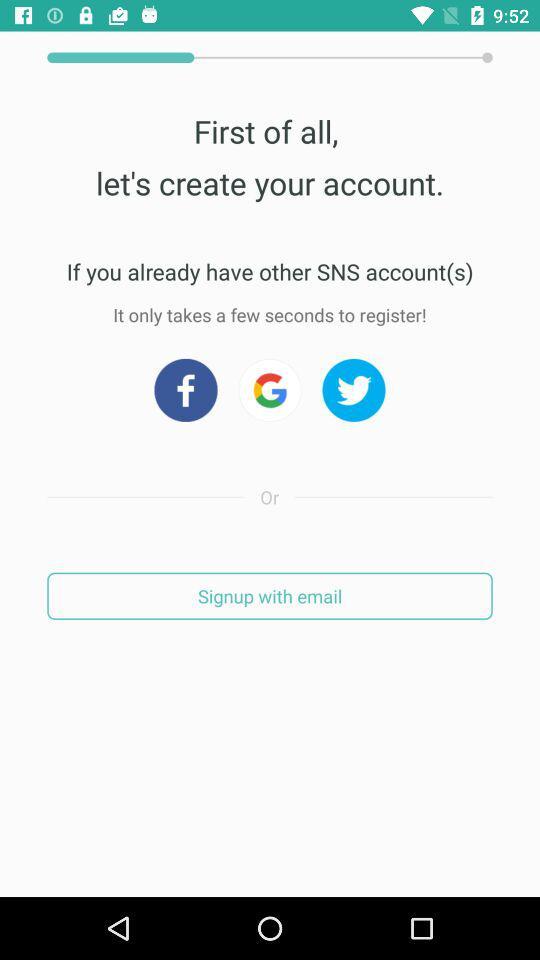 This screenshot has width=540, height=960. What do you see at coordinates (185, 389) in the screenshot?
I see `login with facebook` at bounding box center [185, 389].